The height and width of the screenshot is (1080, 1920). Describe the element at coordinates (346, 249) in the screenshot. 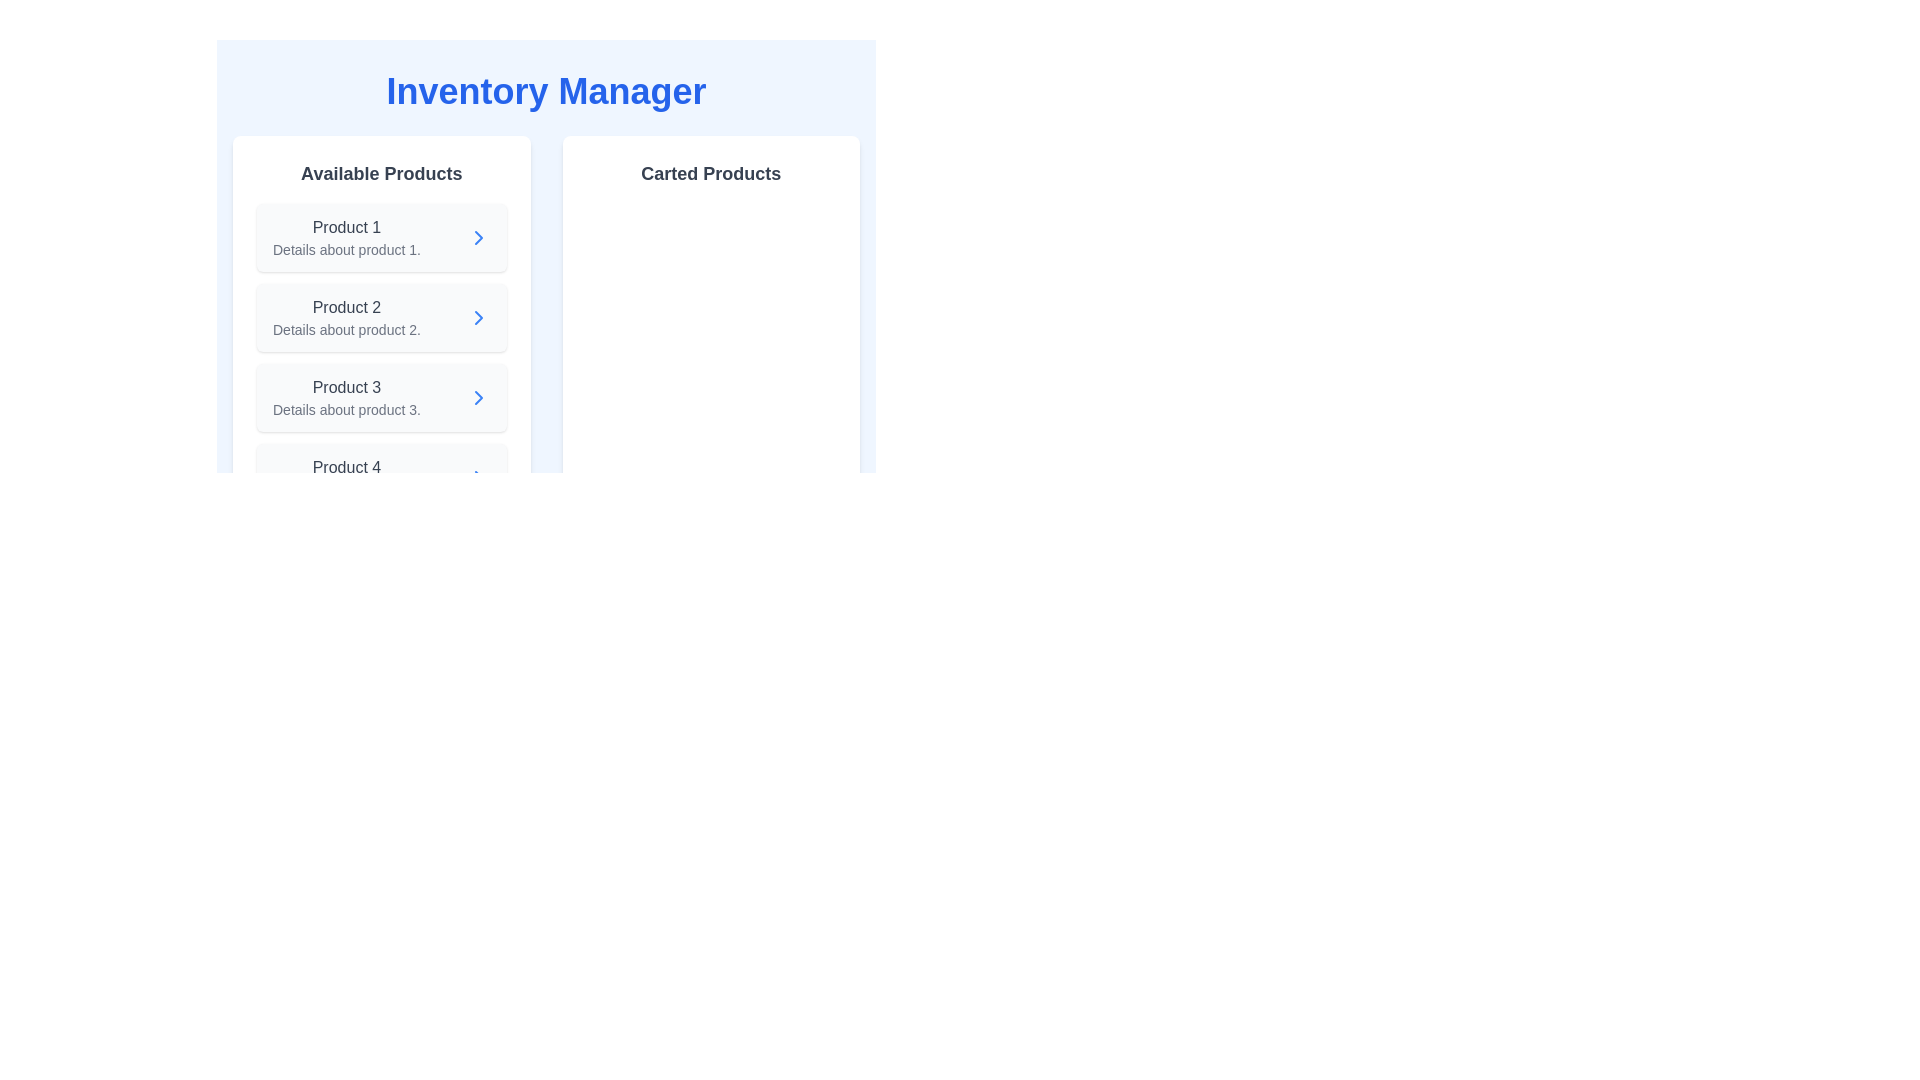

I see `the Text Label providing additional information about 'Product 1', located below 'Product 1' in the 'Available Products' section of the left column` at that location.